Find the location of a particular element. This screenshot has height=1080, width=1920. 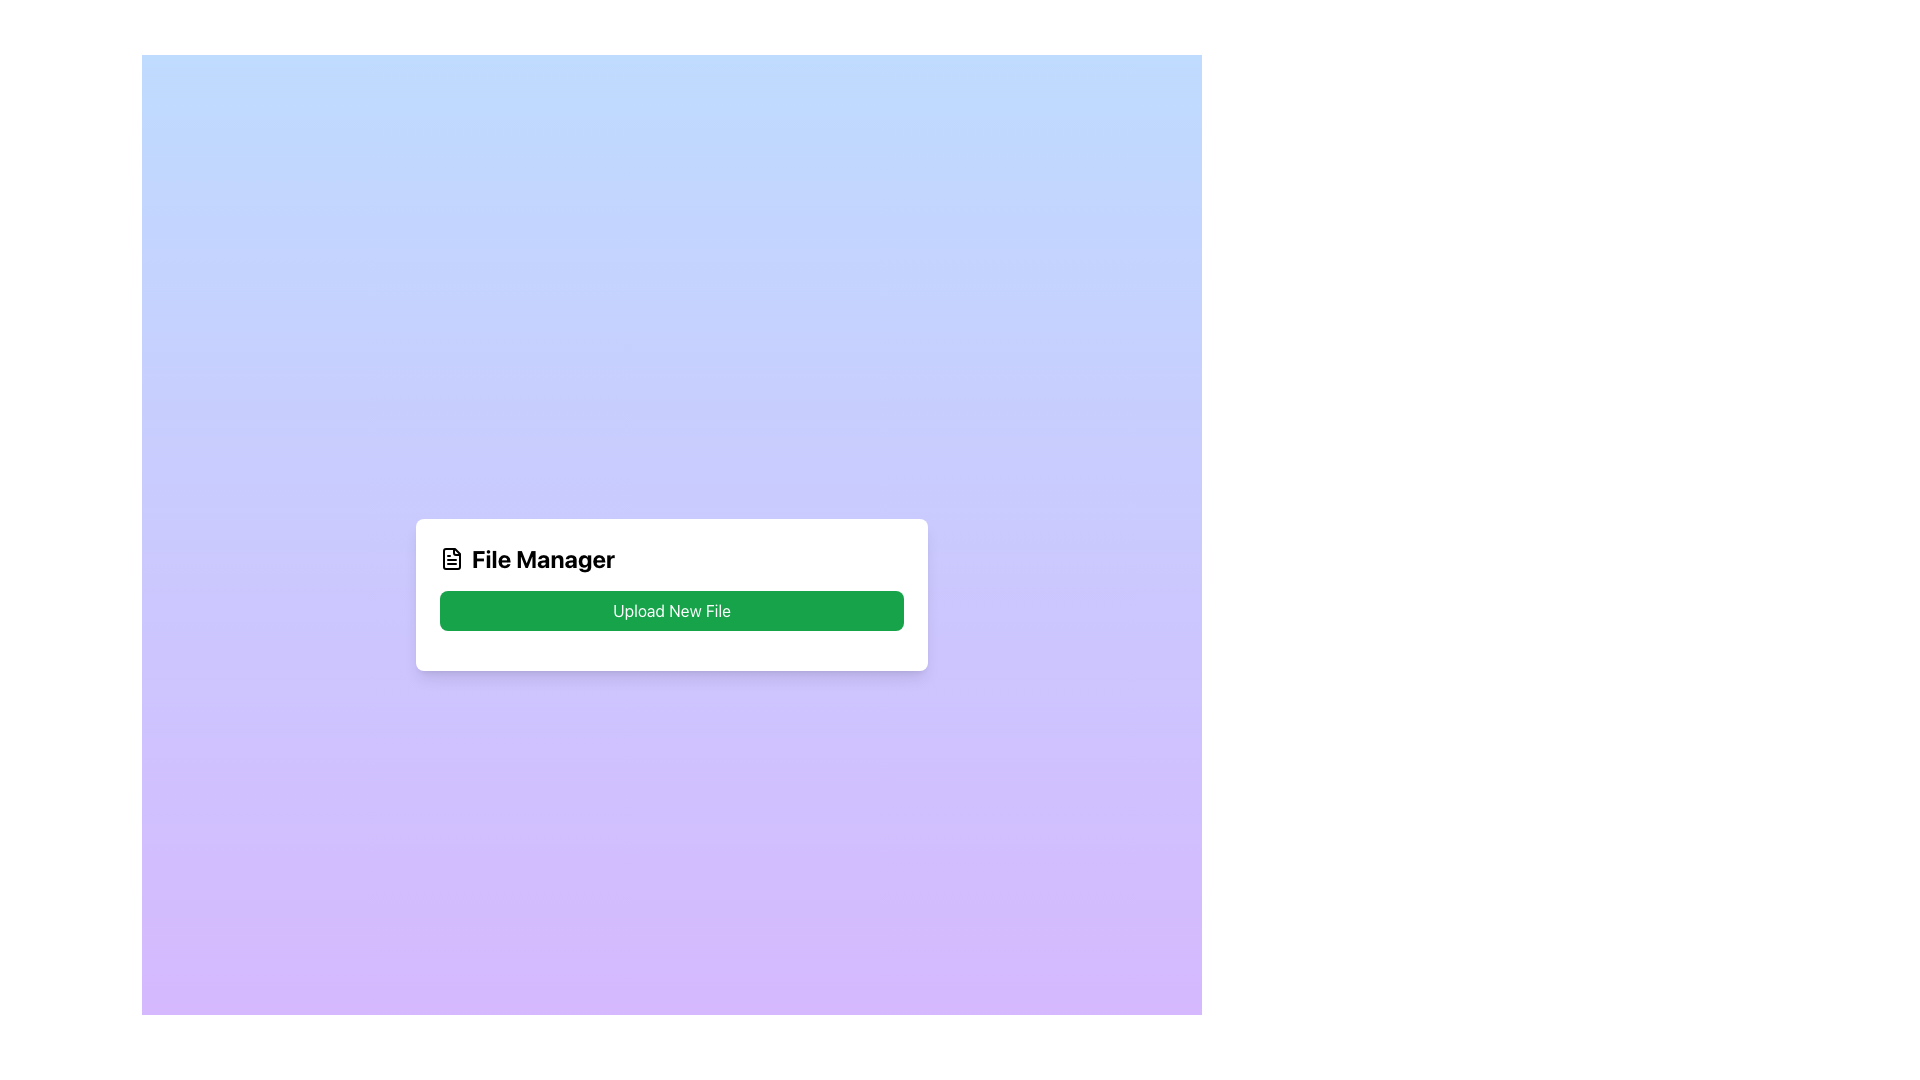

the button located within the 'File Manager' card to change its background color is located at coordinates (672, 609).